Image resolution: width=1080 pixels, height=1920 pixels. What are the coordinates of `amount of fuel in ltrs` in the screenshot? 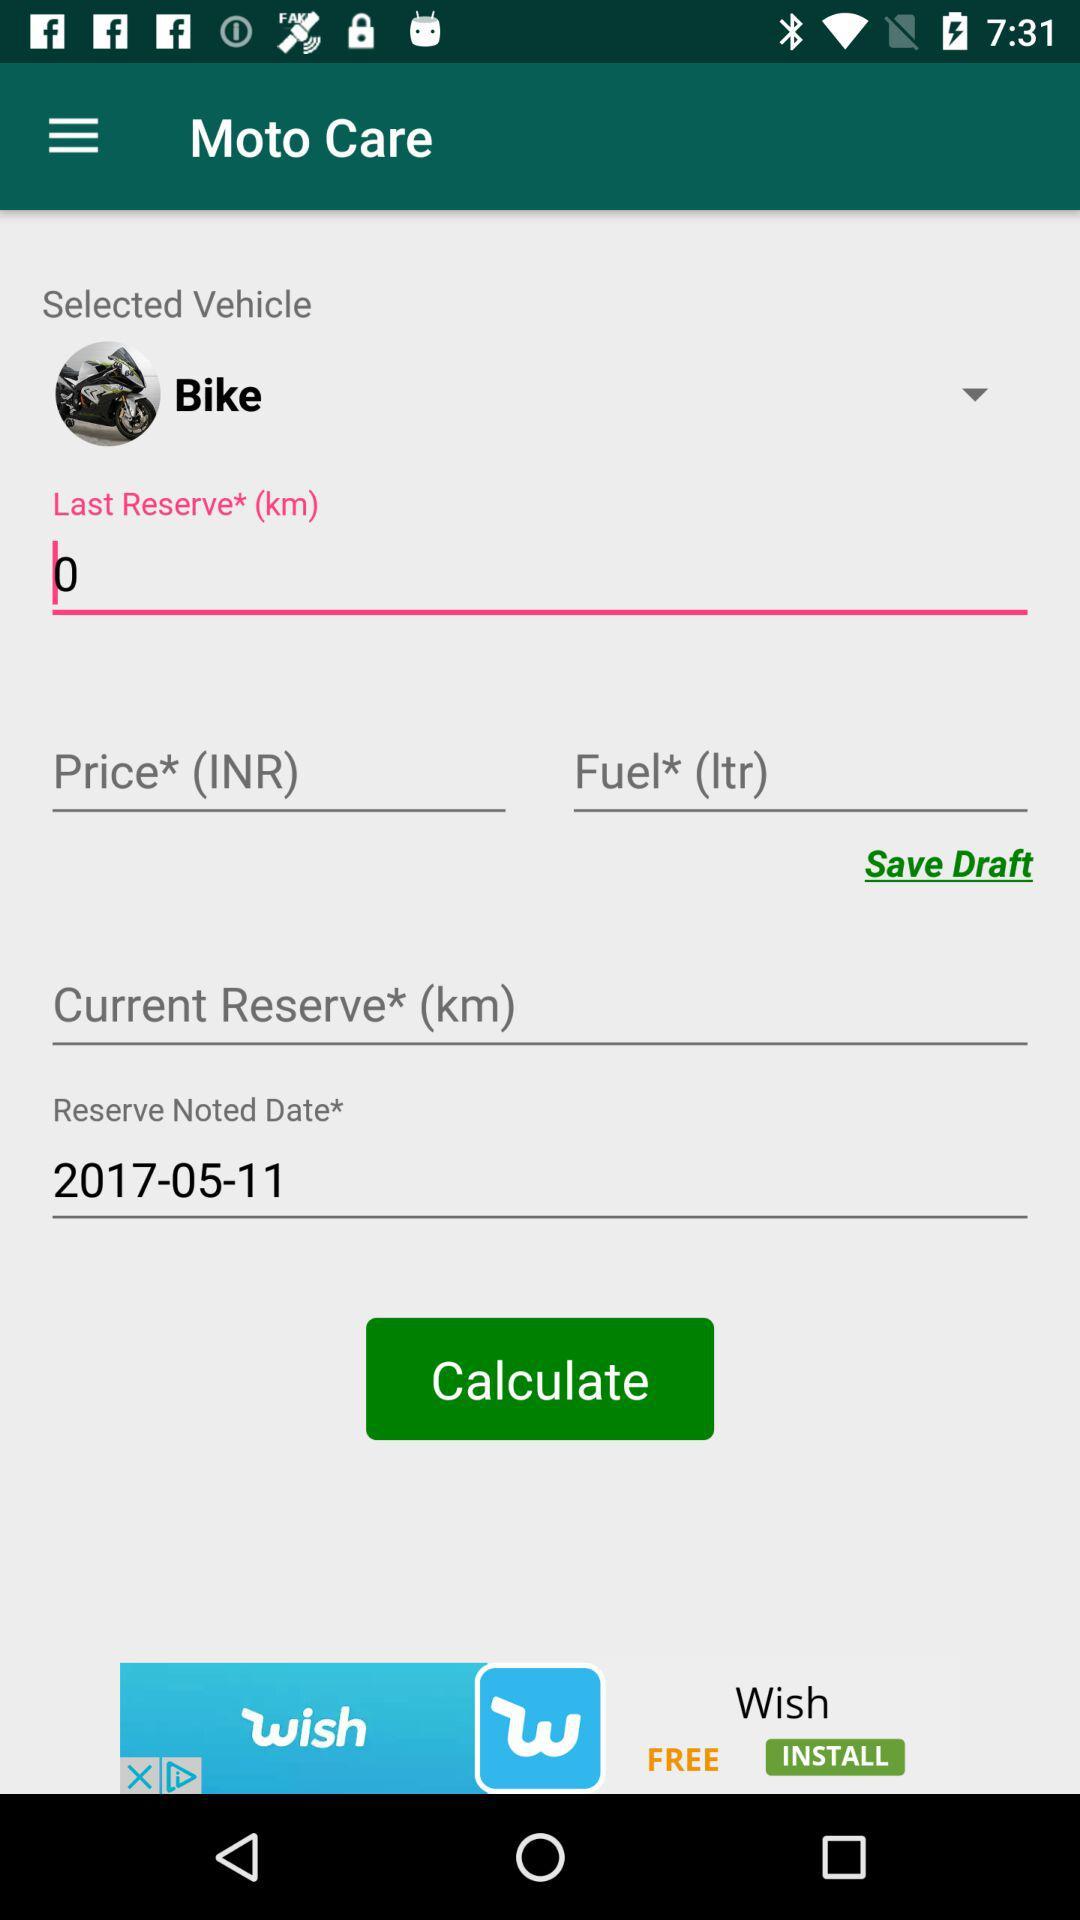 It's located at (799, 772).